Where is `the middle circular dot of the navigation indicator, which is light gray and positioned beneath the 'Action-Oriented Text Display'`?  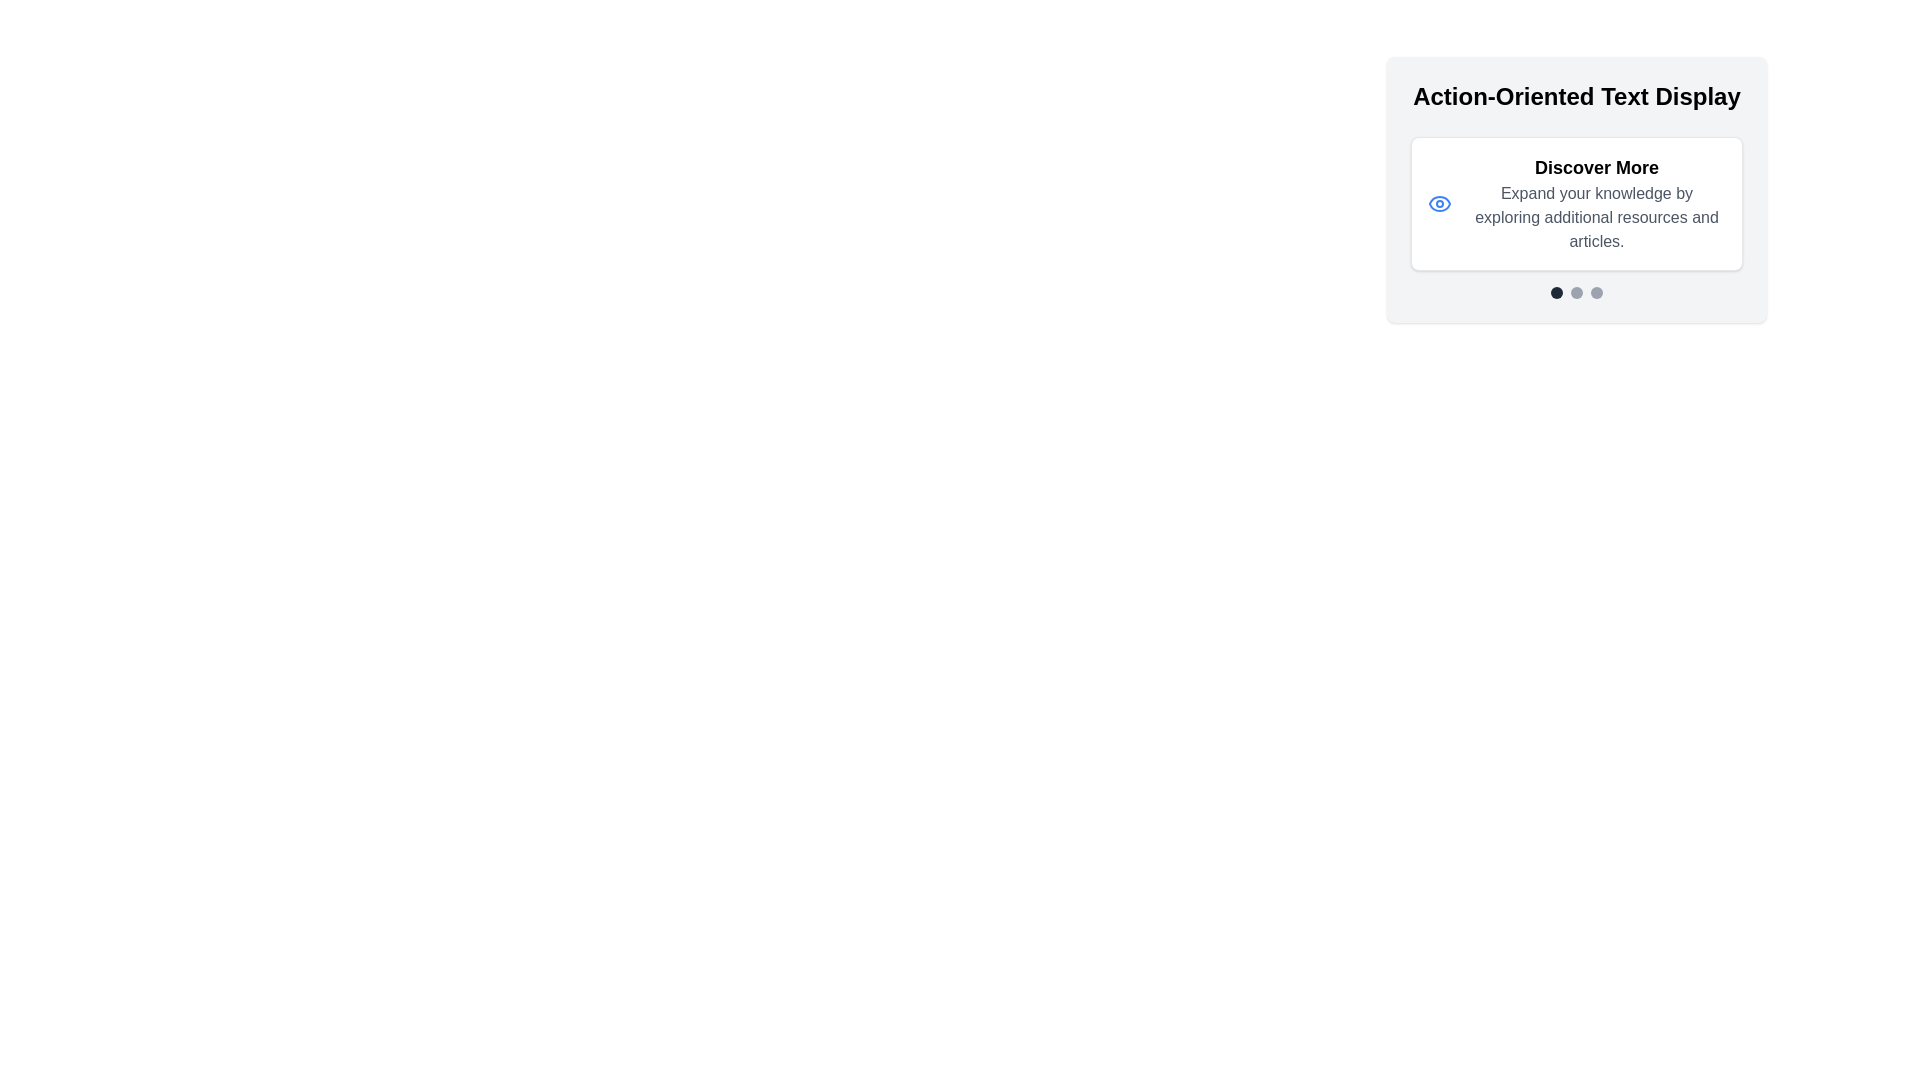 the middle circular dot of the navigation indicator, which is light gray and positioned beneath the 'Action-Oriented Text Display' is located at coordinates (1576, 293).